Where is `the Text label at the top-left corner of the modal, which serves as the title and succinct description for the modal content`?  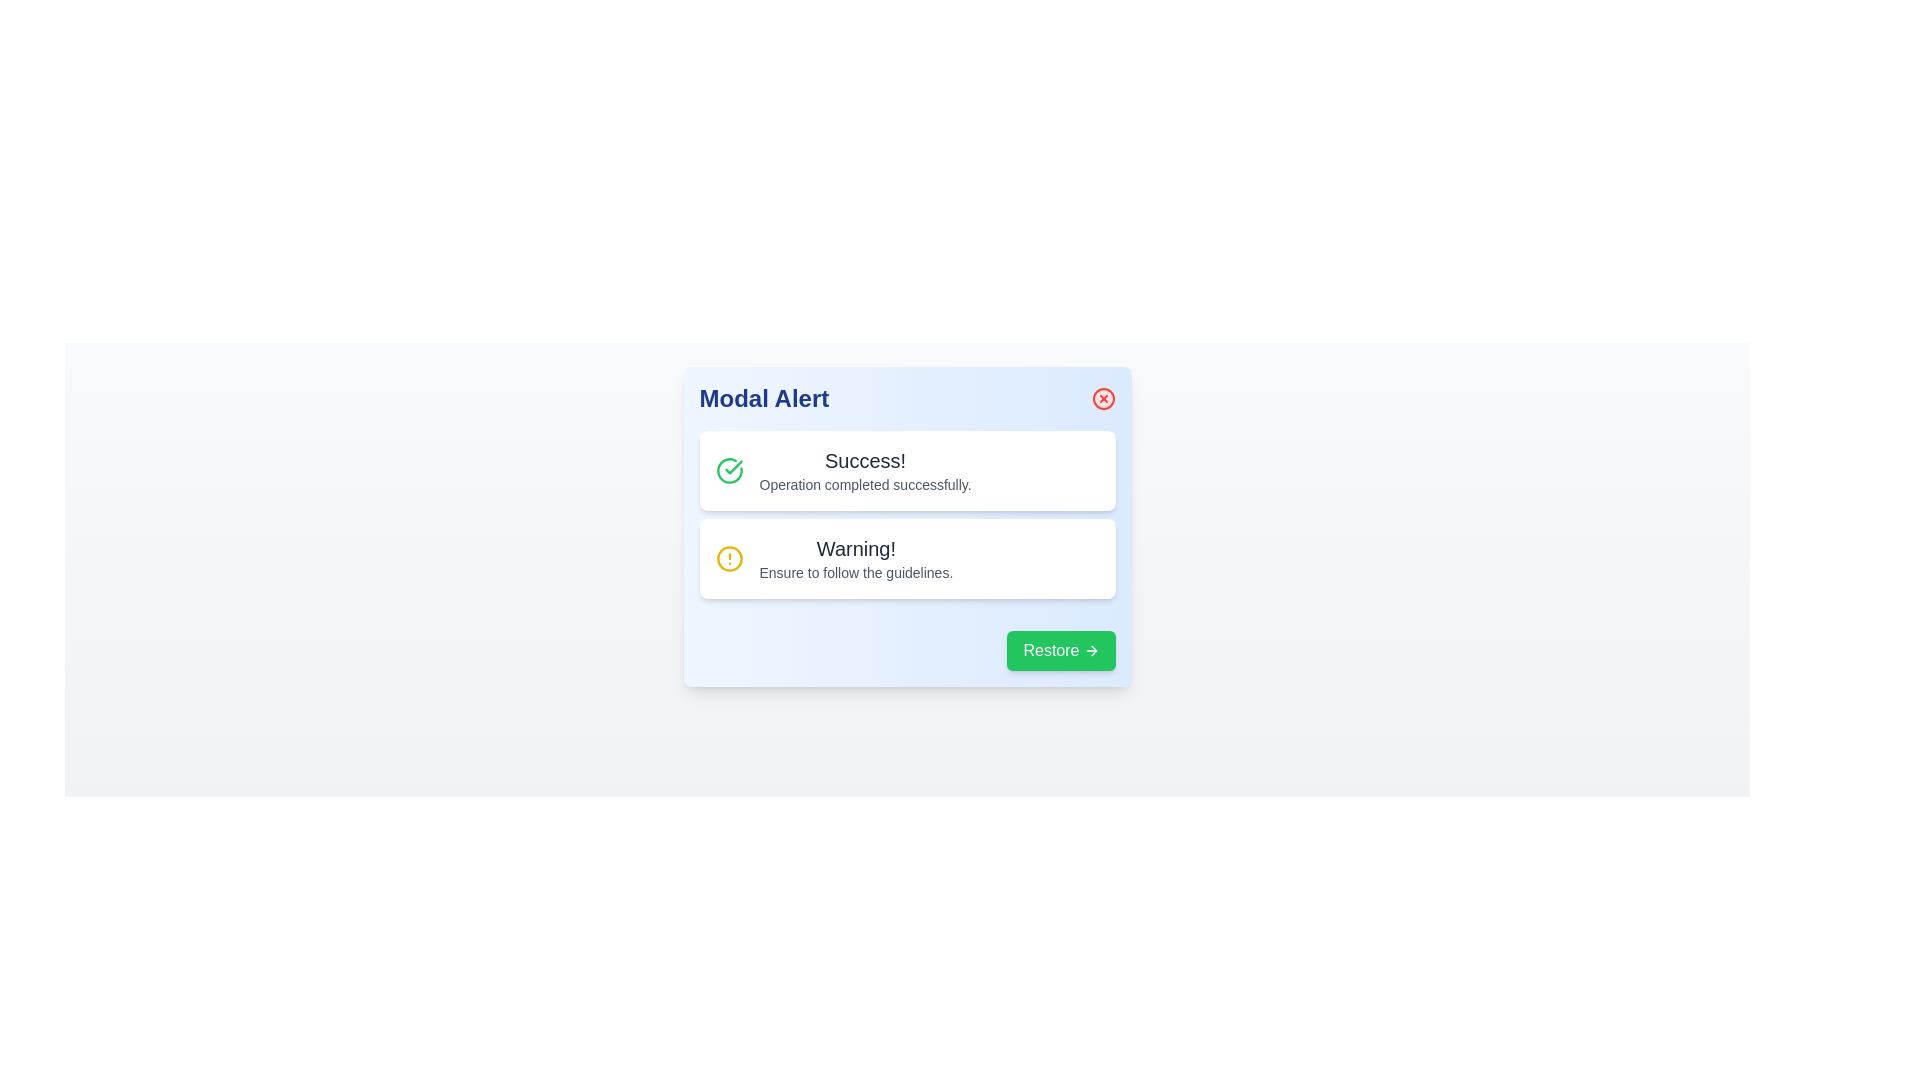 the Text label at the top-left corner of the modal, which serves as the title and succinct description for the modal content is located at coordinates (763, 398).